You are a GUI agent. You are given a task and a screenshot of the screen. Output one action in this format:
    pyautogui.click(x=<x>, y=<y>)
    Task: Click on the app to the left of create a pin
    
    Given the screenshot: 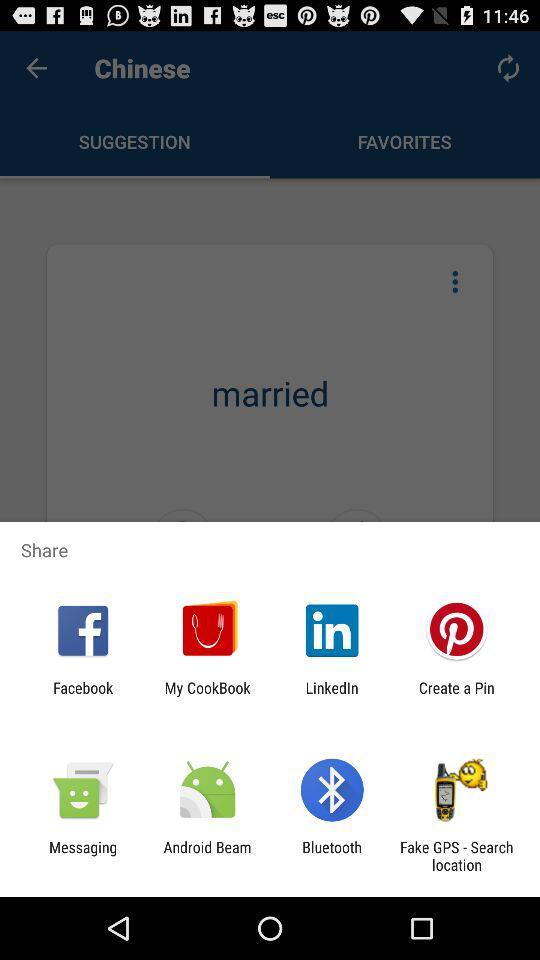 What is the action you would take?
    pyautogui.click(x=332, y=696)
    